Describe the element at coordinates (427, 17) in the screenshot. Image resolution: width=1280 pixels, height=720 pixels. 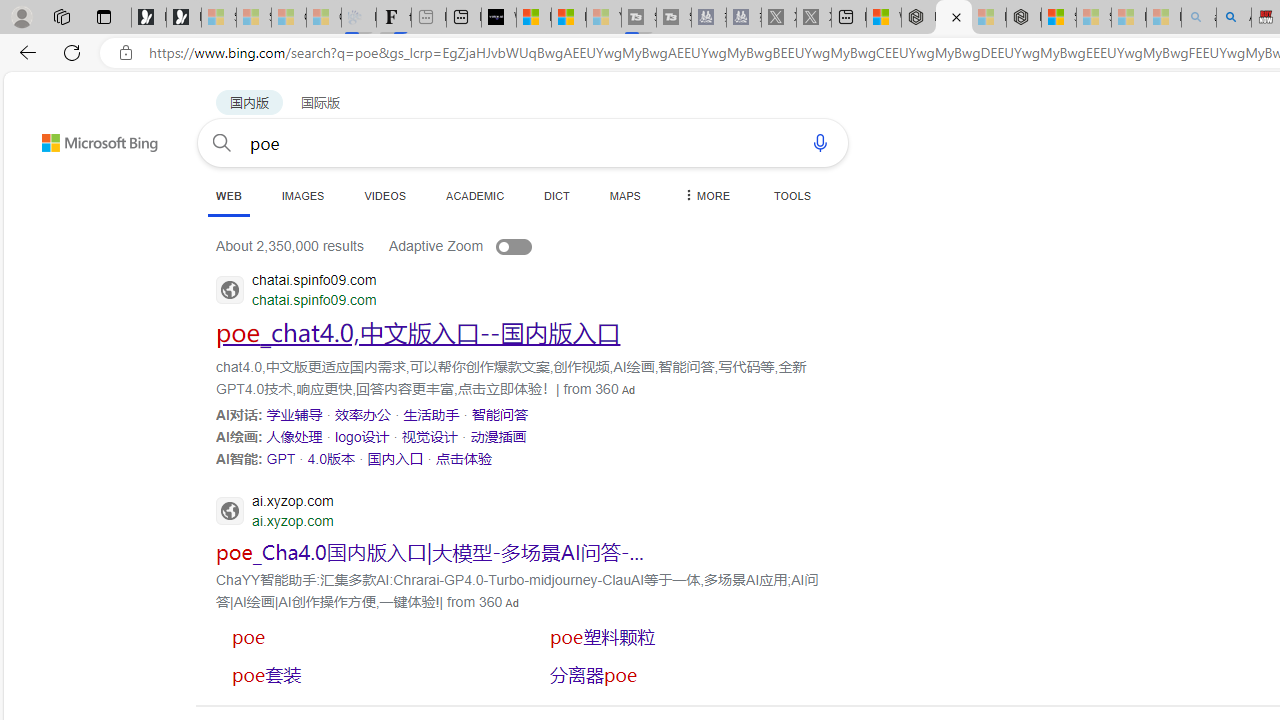
I see `'New tab - Sleeping'` at that location.